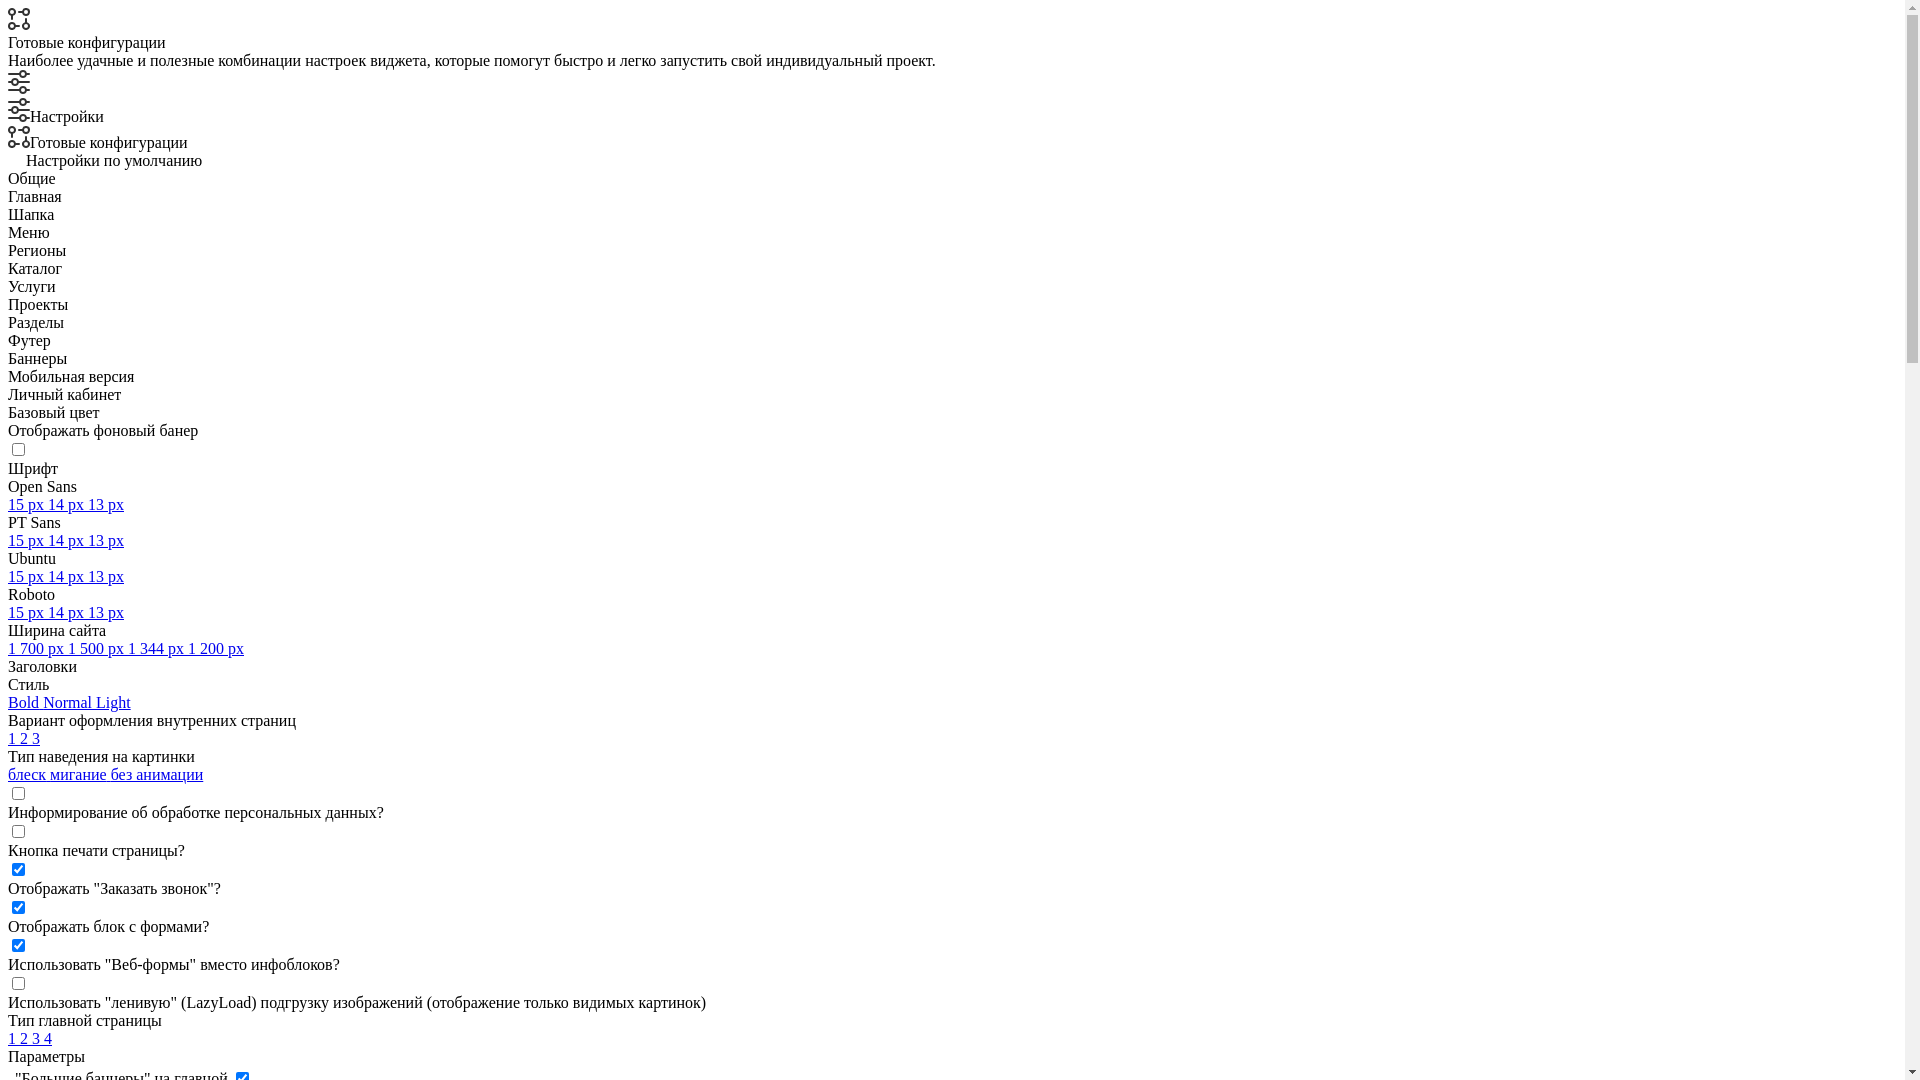 This screenshot has width=1920, height=1080. What do you see at coordinates (28, 503) in the screenshot?
I see `'15 px'` at bounding box center [28, 503].